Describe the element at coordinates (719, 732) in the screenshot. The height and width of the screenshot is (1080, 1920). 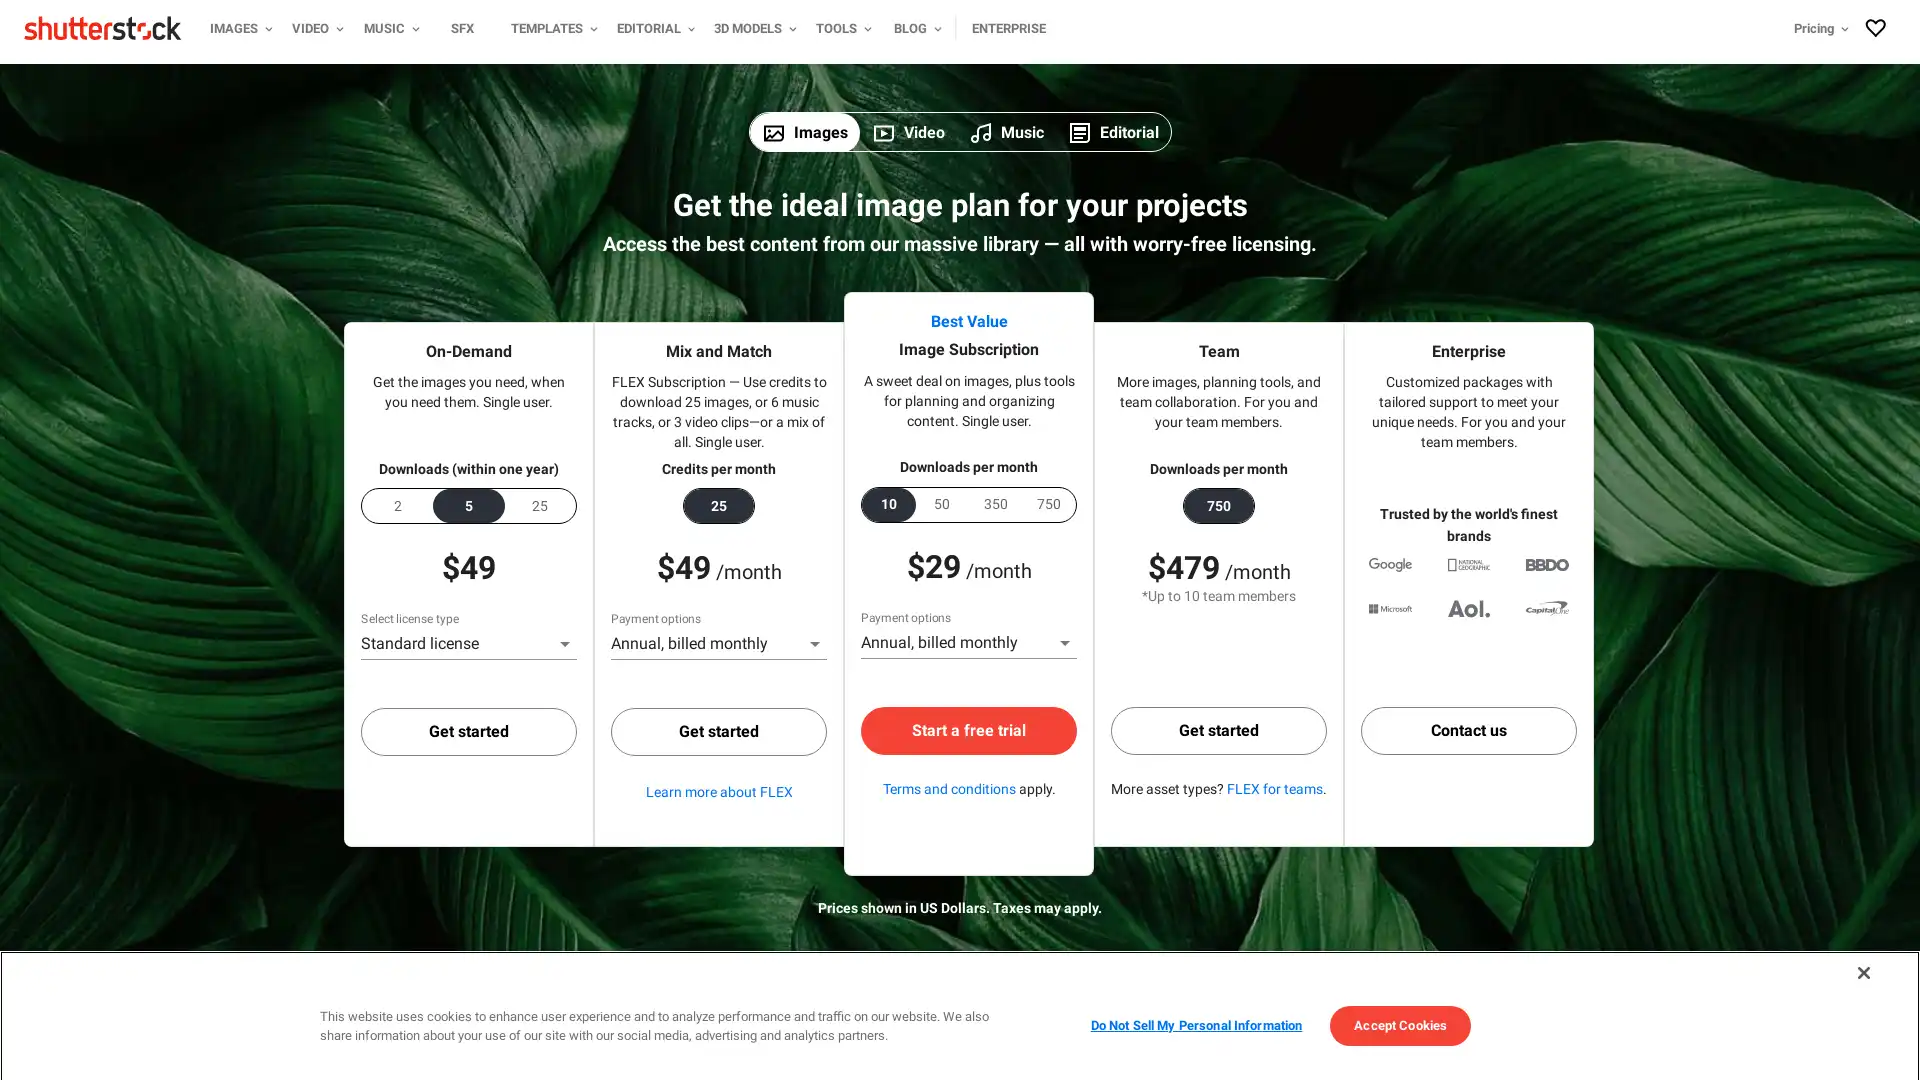
I see `Get started` at that location.